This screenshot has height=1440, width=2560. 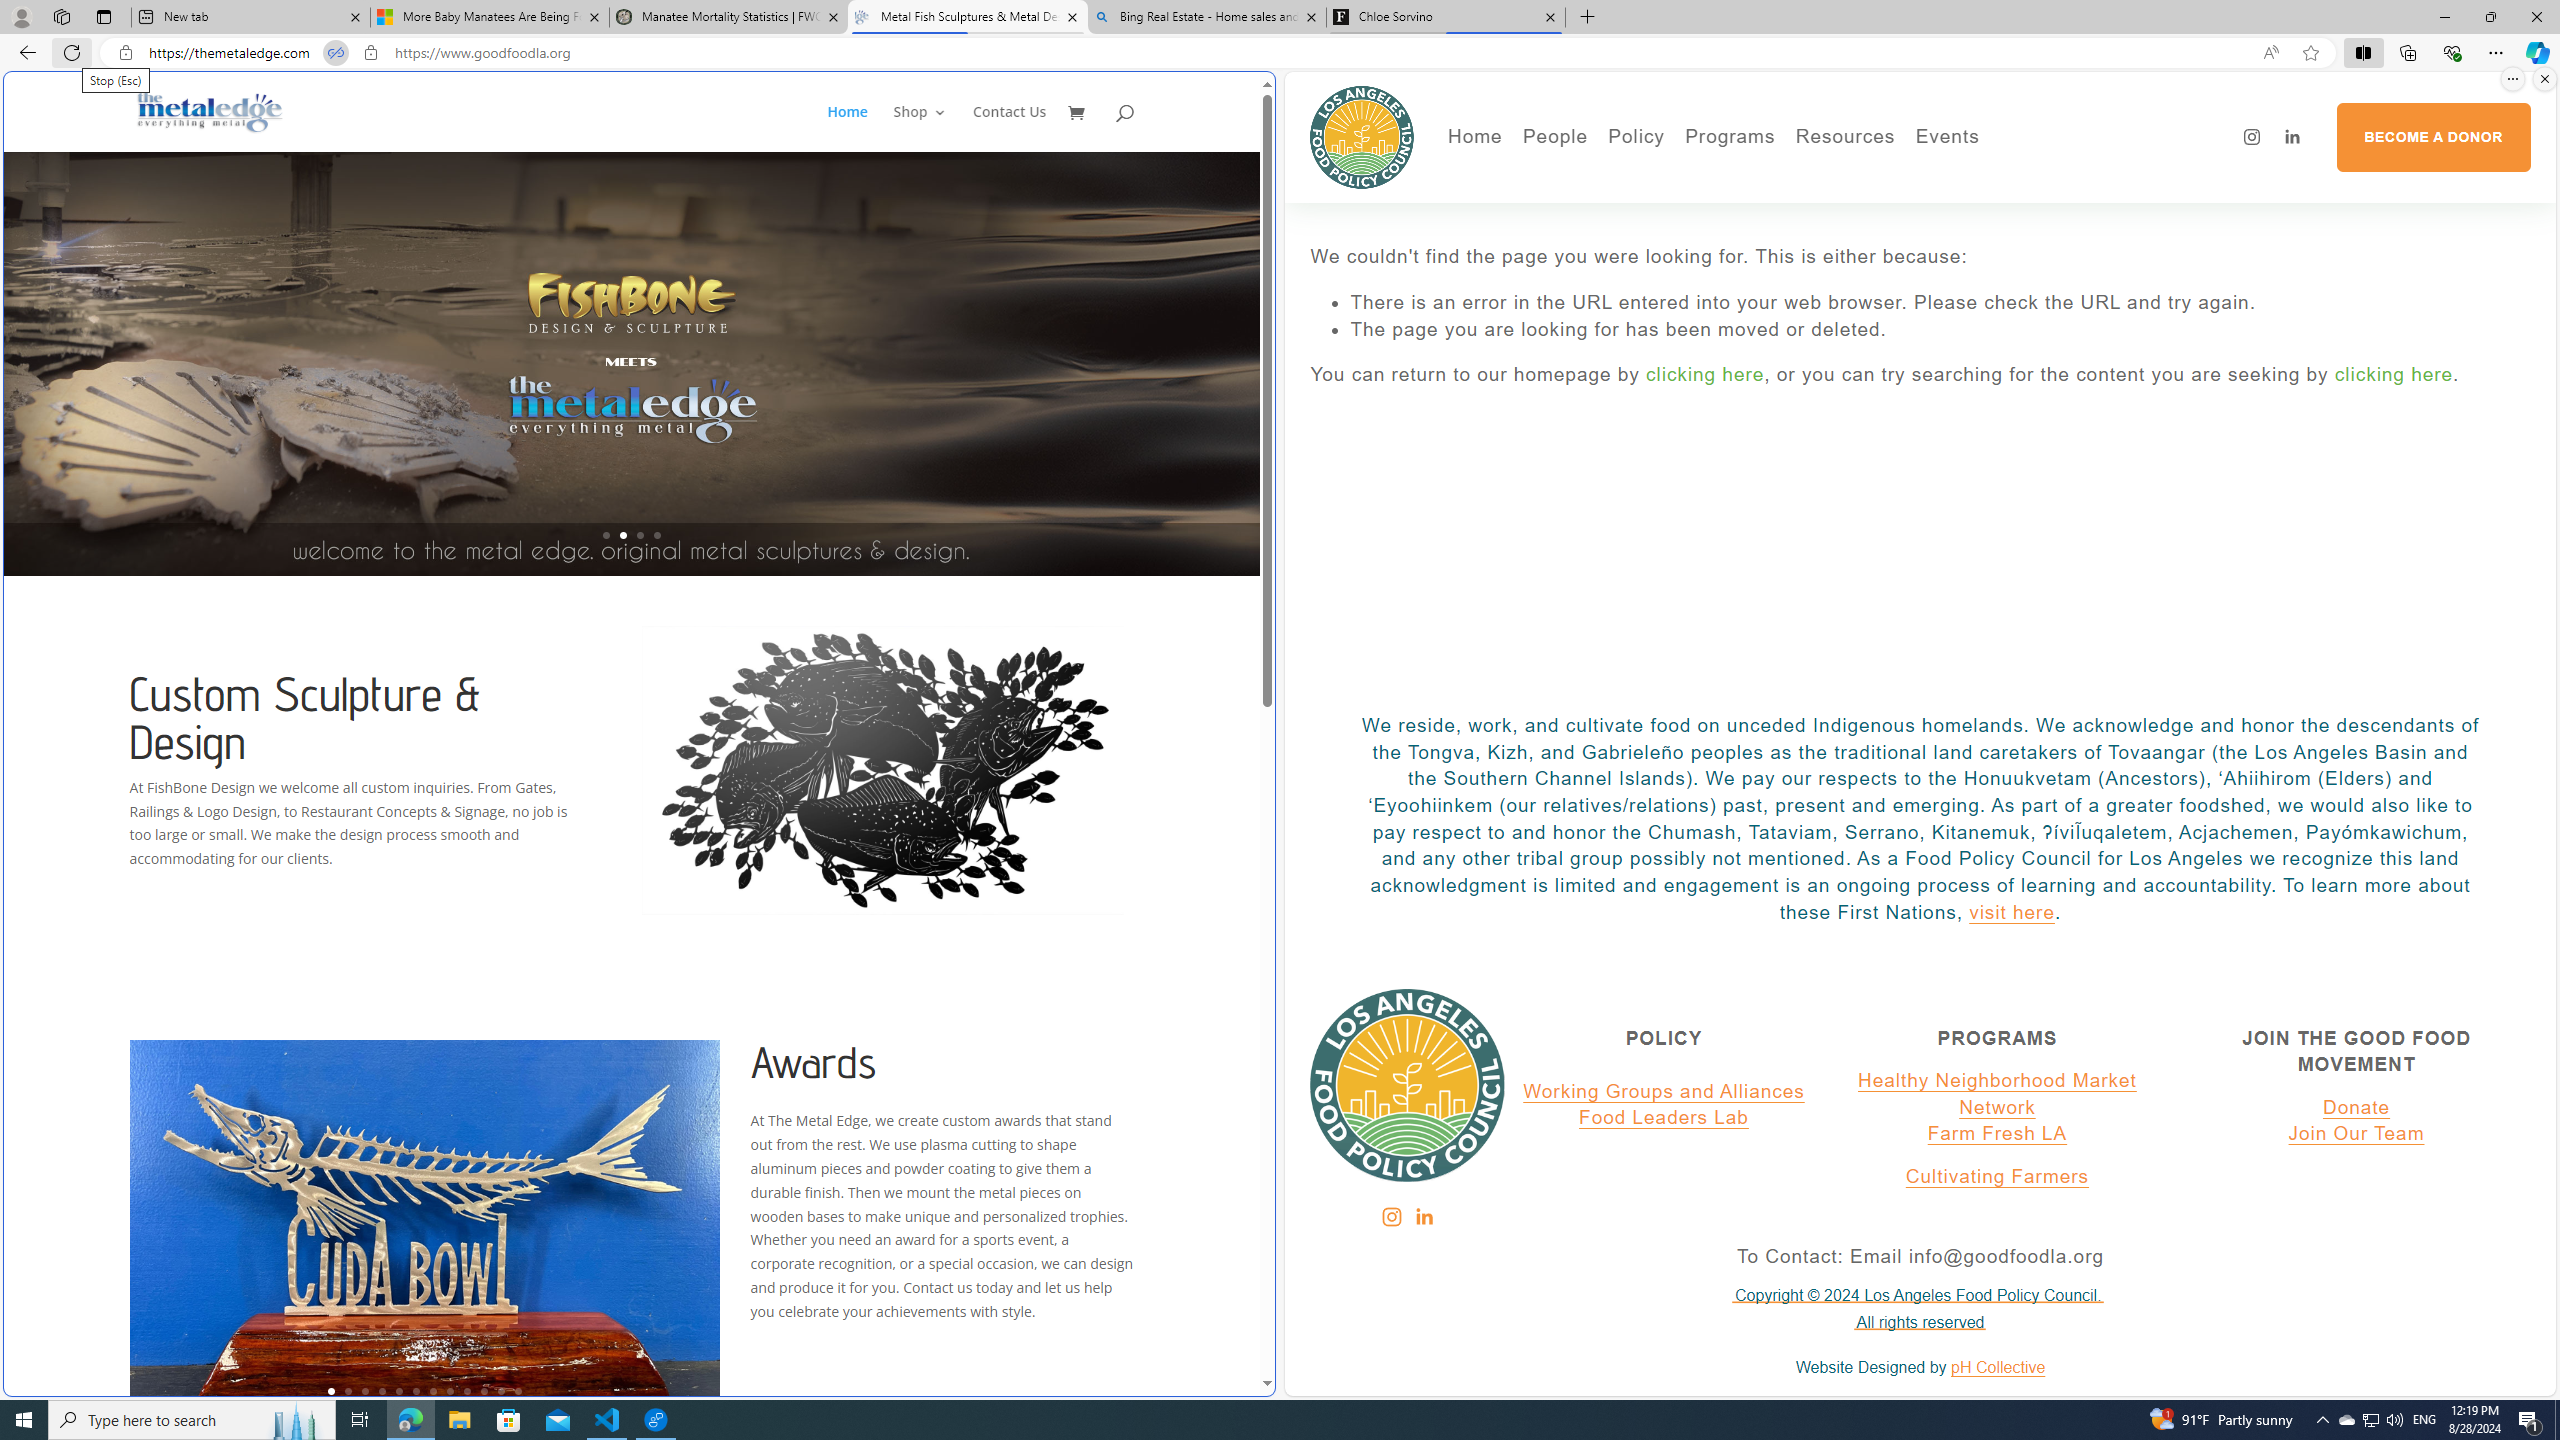 What do you see at coordinates (2011, 911) in the screenshot?
I see `'visit here'` at bounding box center [2011, 911].